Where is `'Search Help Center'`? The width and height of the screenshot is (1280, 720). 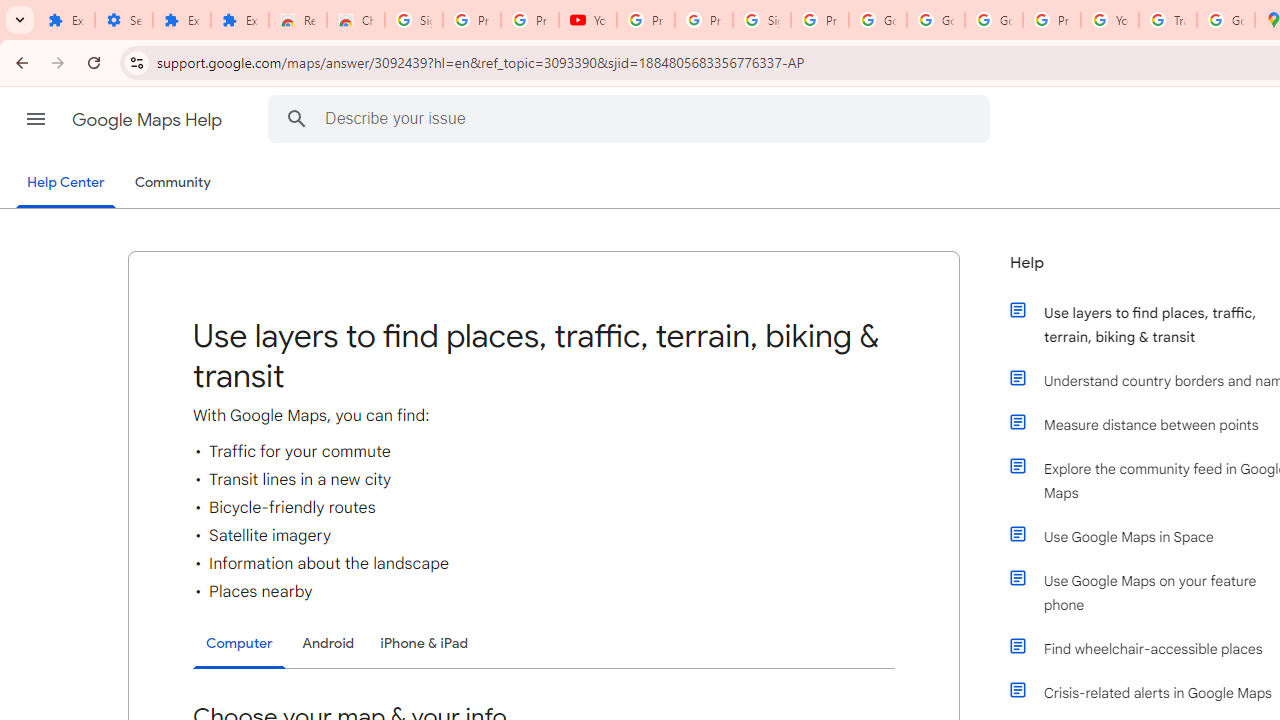
'Search Help Center' is located at coordinates (296, 118).